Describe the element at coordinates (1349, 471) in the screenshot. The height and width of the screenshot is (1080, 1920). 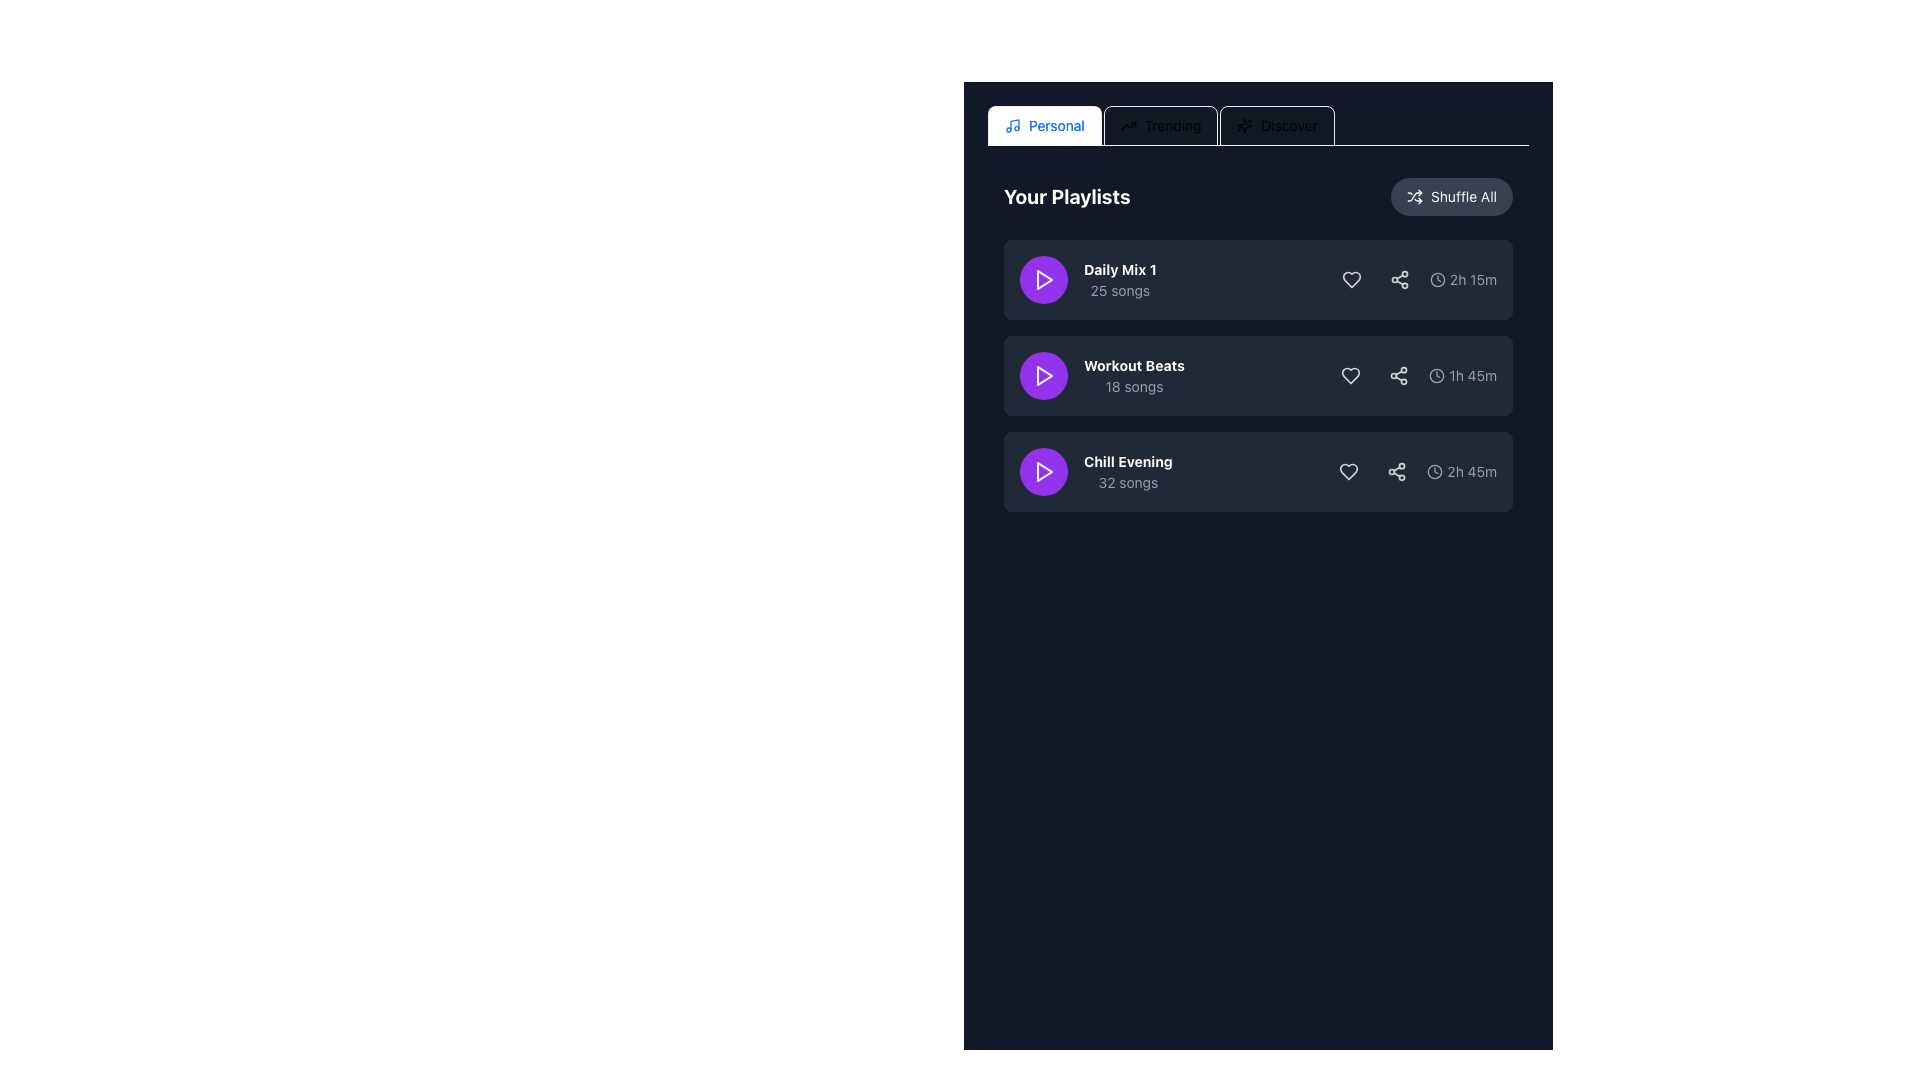
I see `the heart-shaped button icon located in the third row of the playlist entries, next to the title 'Chill Evening', to observe its hover effects` at that location.